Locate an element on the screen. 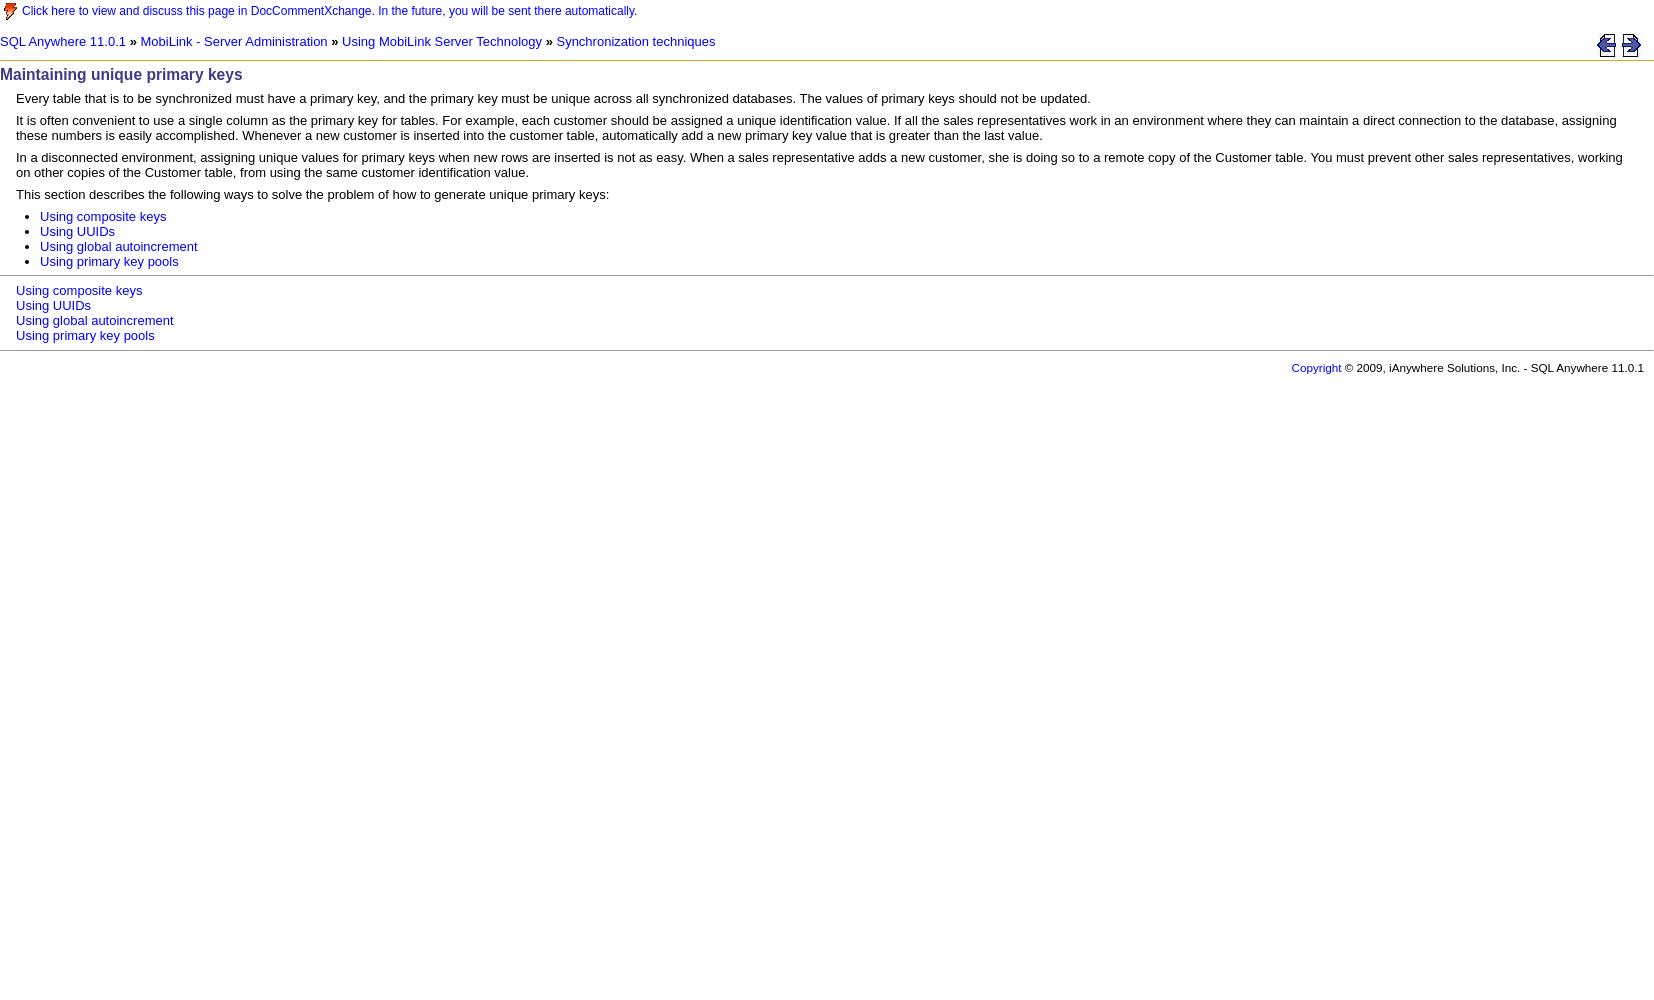 This screenshot has width=1654, height=1000. 'Copyright' is located at coordinates (1315, 366).